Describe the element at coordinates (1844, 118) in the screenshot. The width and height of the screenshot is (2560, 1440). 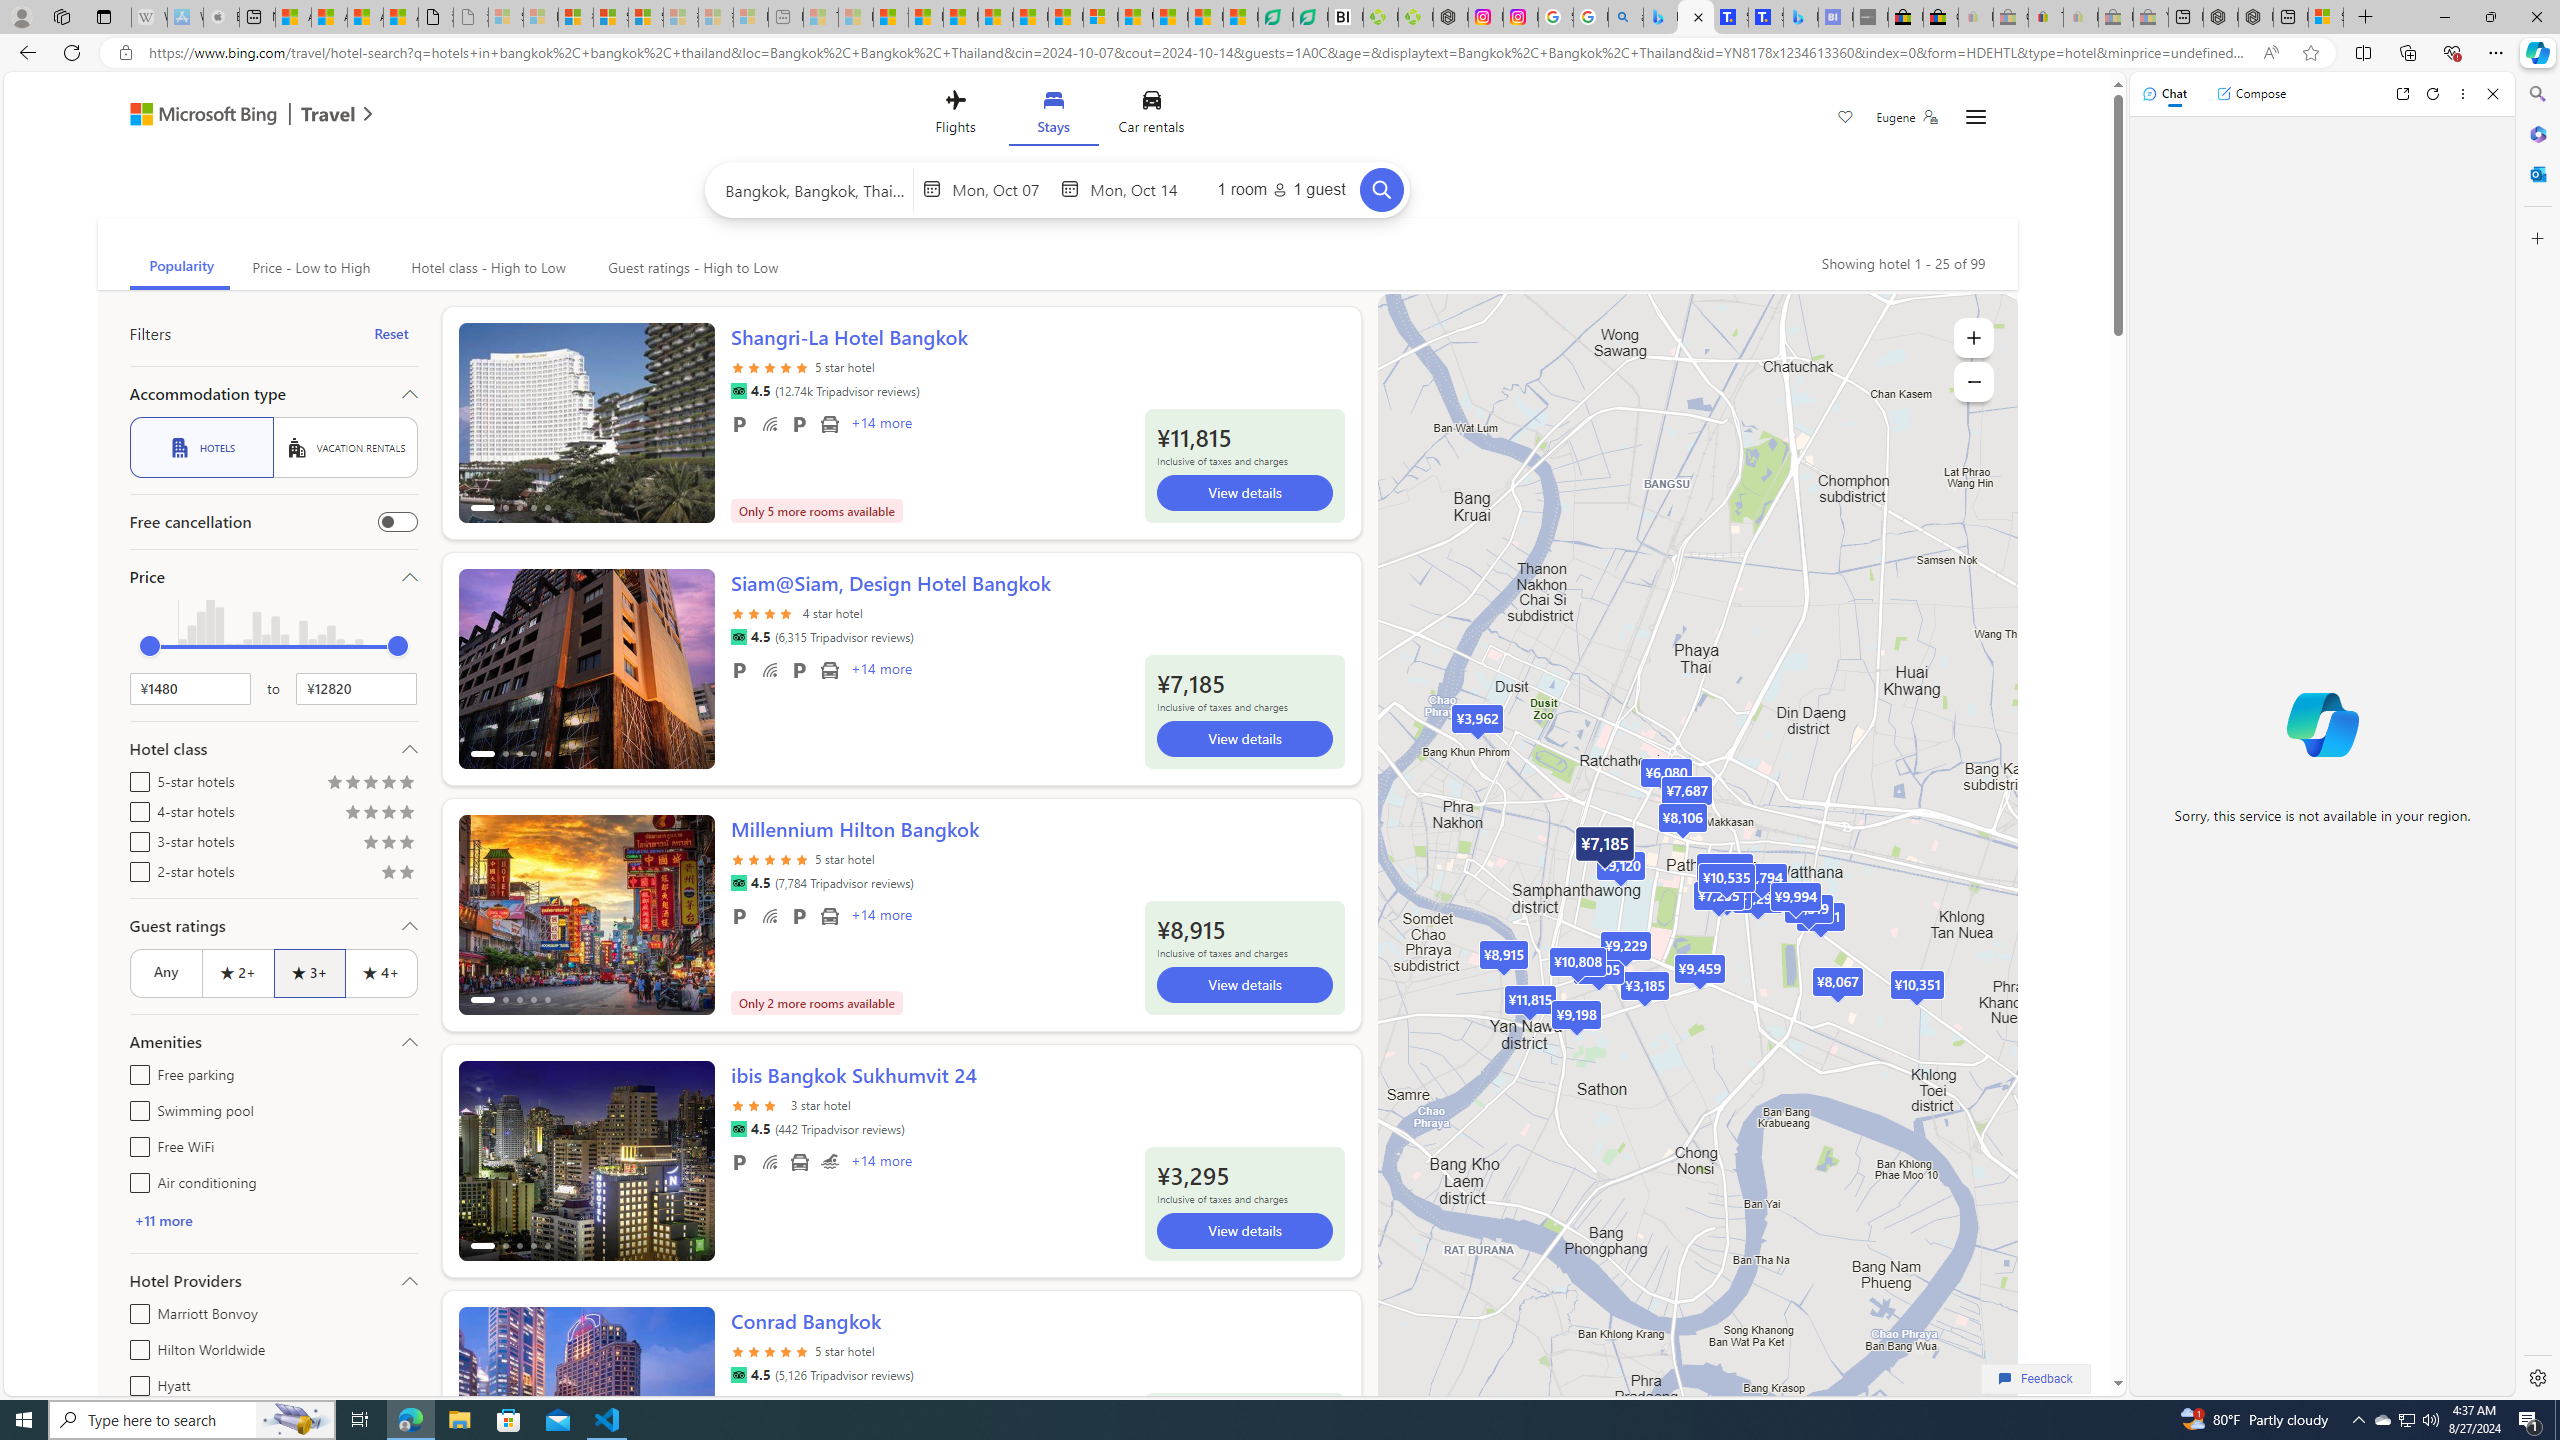
I see `'Save'` at that location.